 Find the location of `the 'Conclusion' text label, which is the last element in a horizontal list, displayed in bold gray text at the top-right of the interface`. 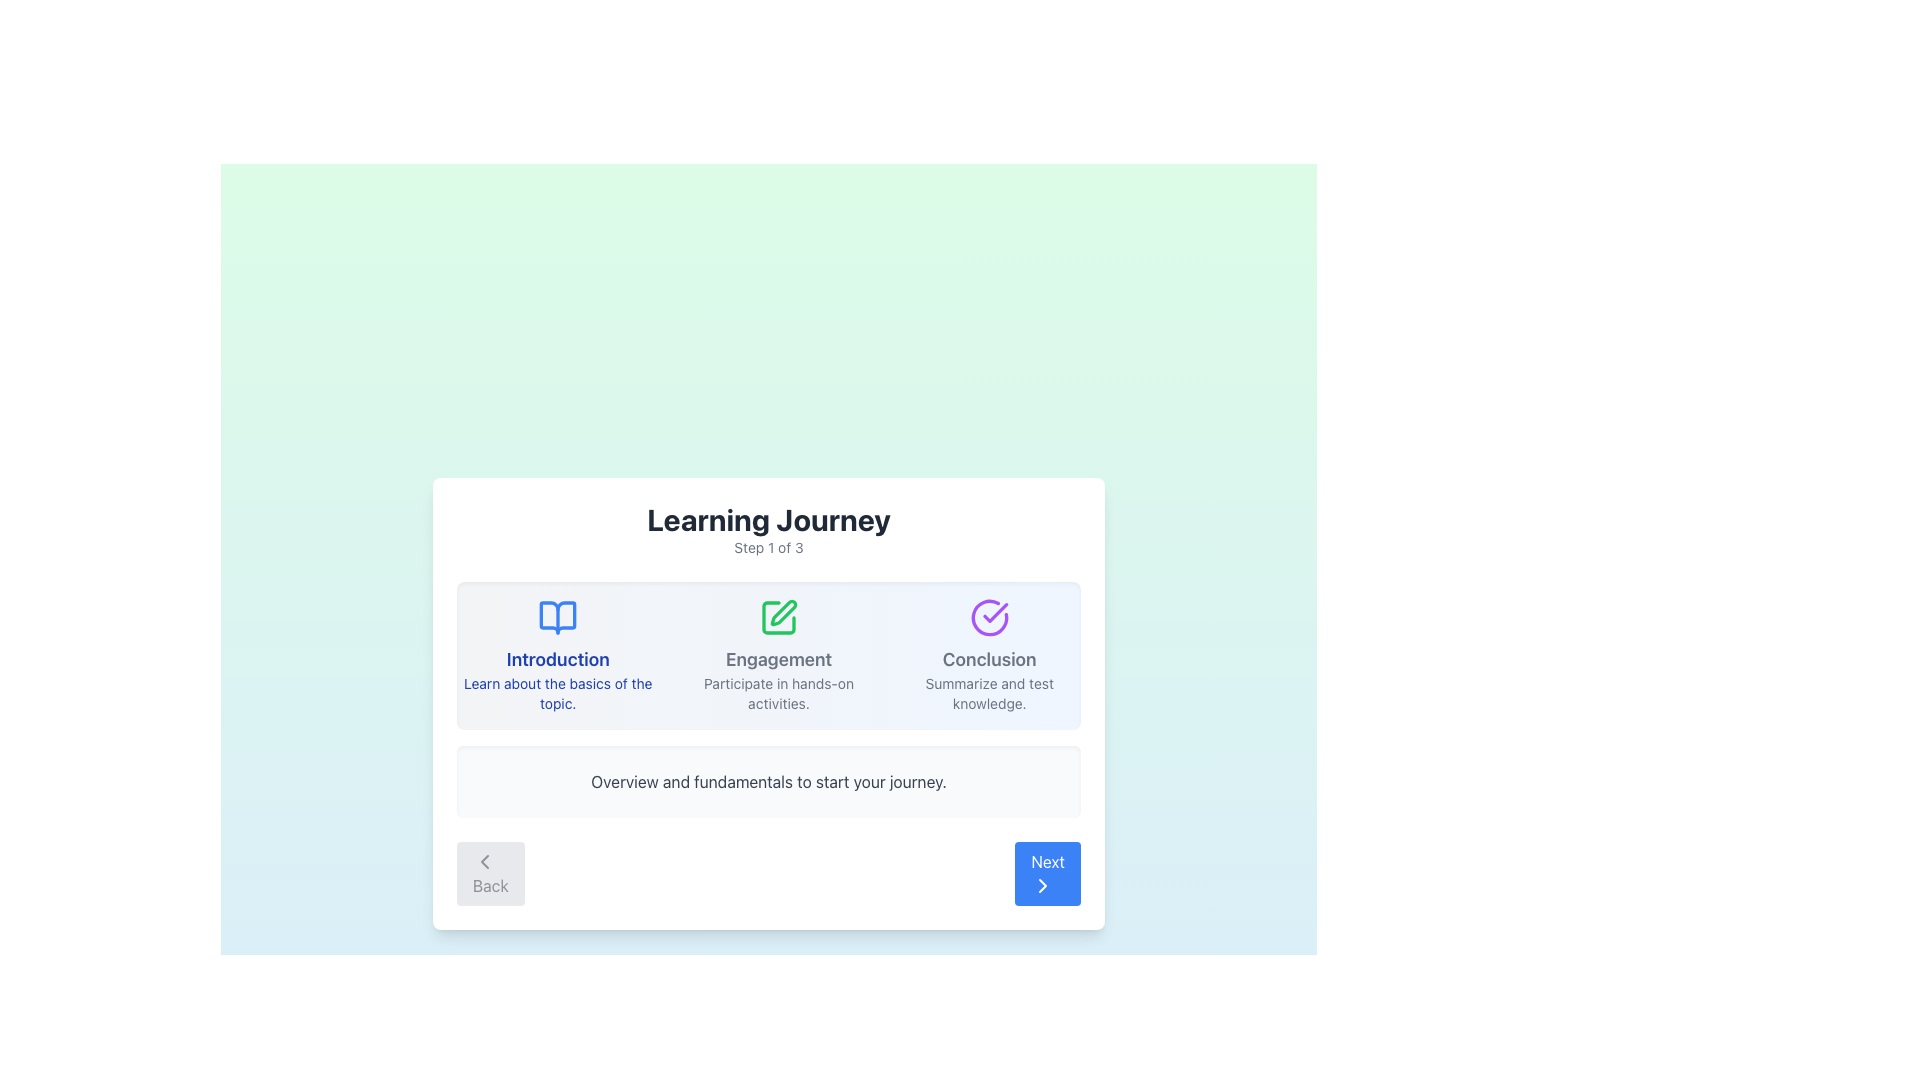

the 'Conclusion' text label, which is the last element in a horizontal list, displayed in bold gray text at the top-right of the interface is located at coordinates (989, 659).